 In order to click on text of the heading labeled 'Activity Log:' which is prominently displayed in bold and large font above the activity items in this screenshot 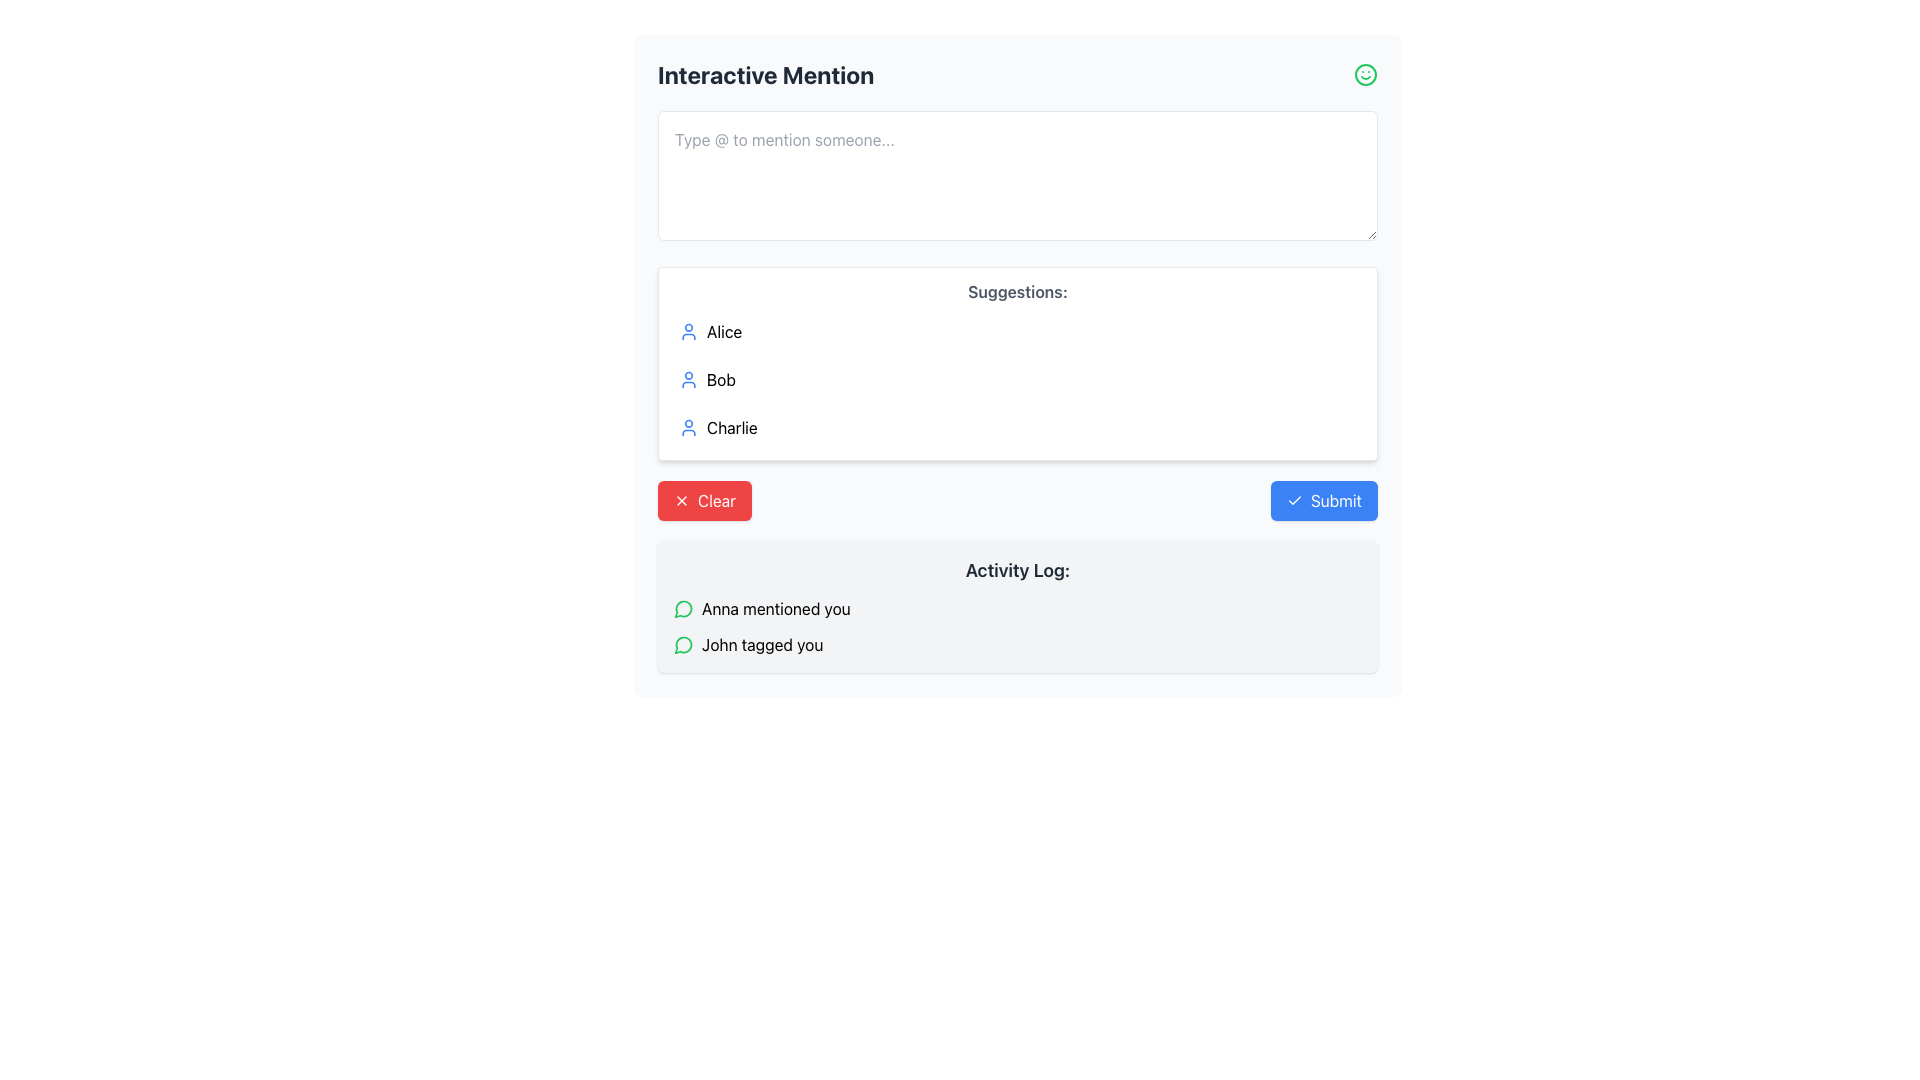, I will do `click(1017, 570)`.